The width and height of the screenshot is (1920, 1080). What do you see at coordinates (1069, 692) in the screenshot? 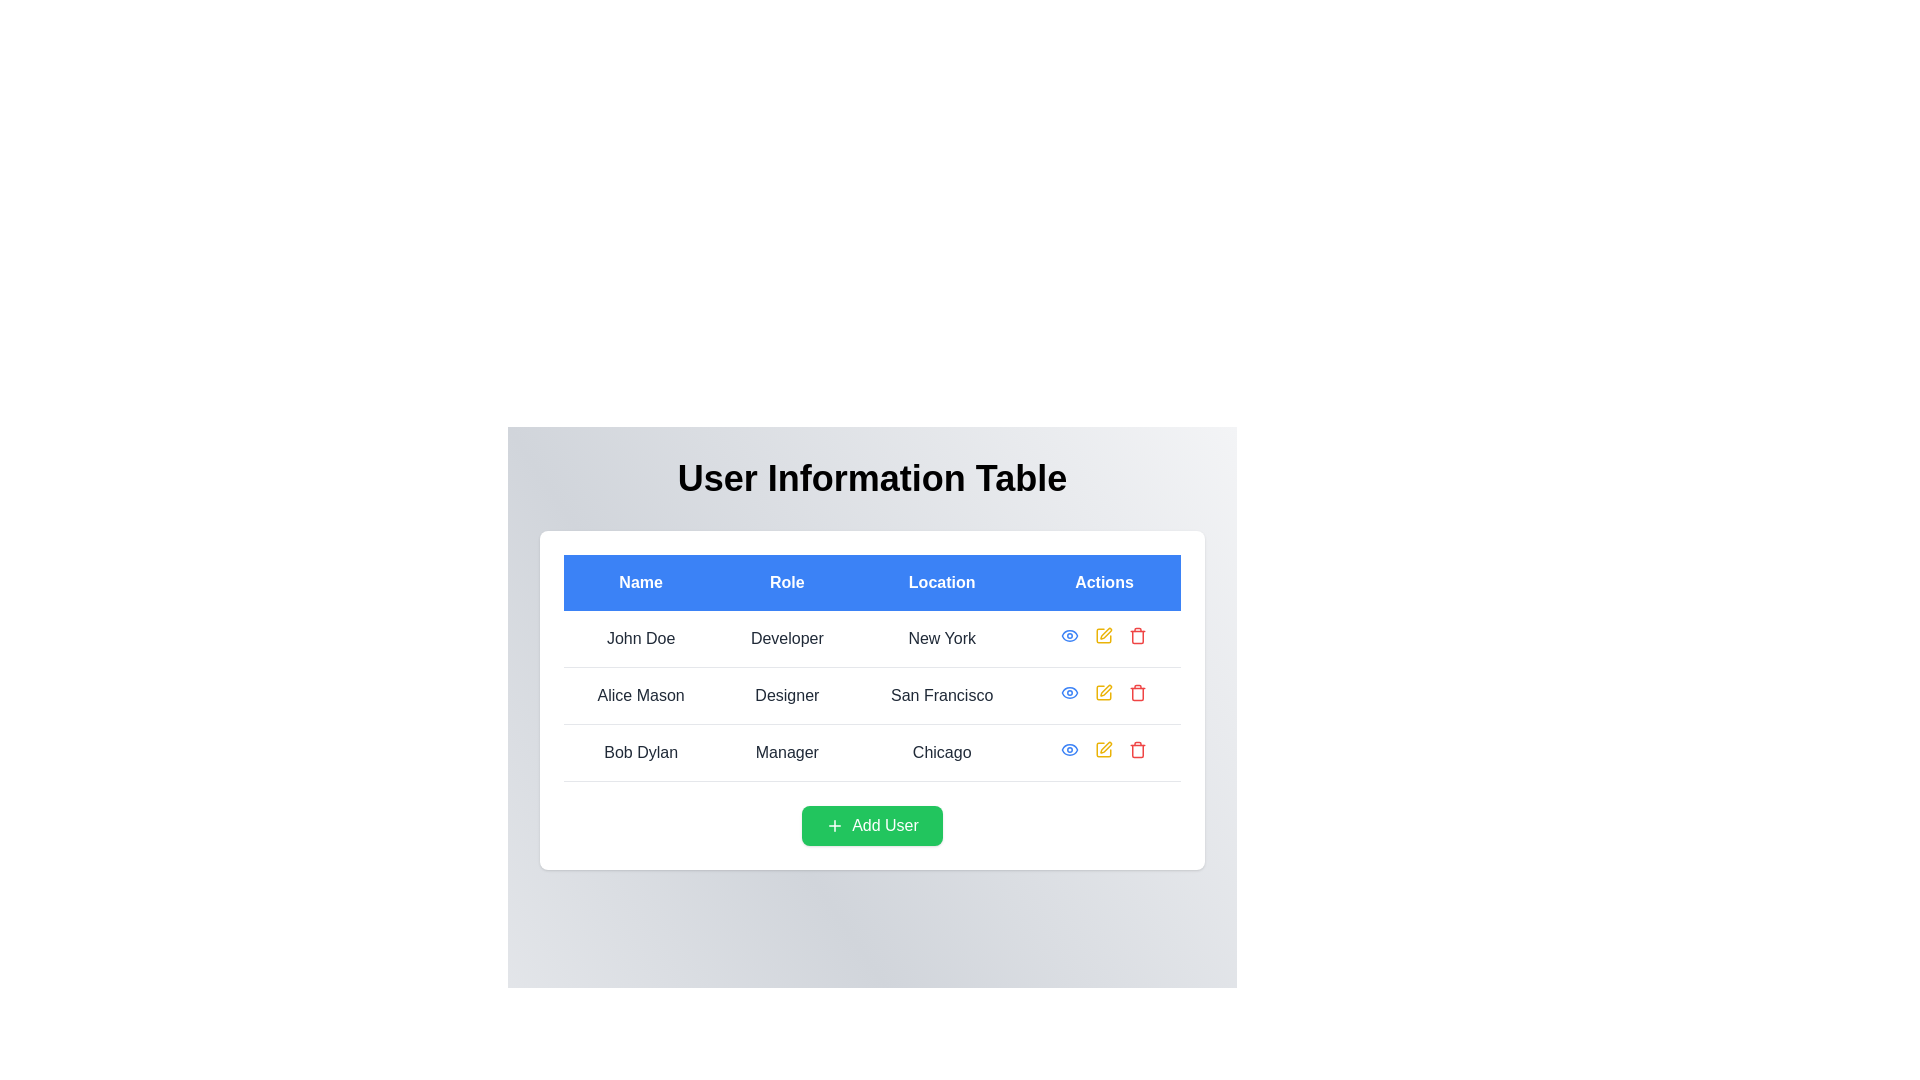
I see `the SVG element representing the outline of an eye, which indicates a 'view' or 'visibility' function in the user interface` at bounding box center [1069, 692].